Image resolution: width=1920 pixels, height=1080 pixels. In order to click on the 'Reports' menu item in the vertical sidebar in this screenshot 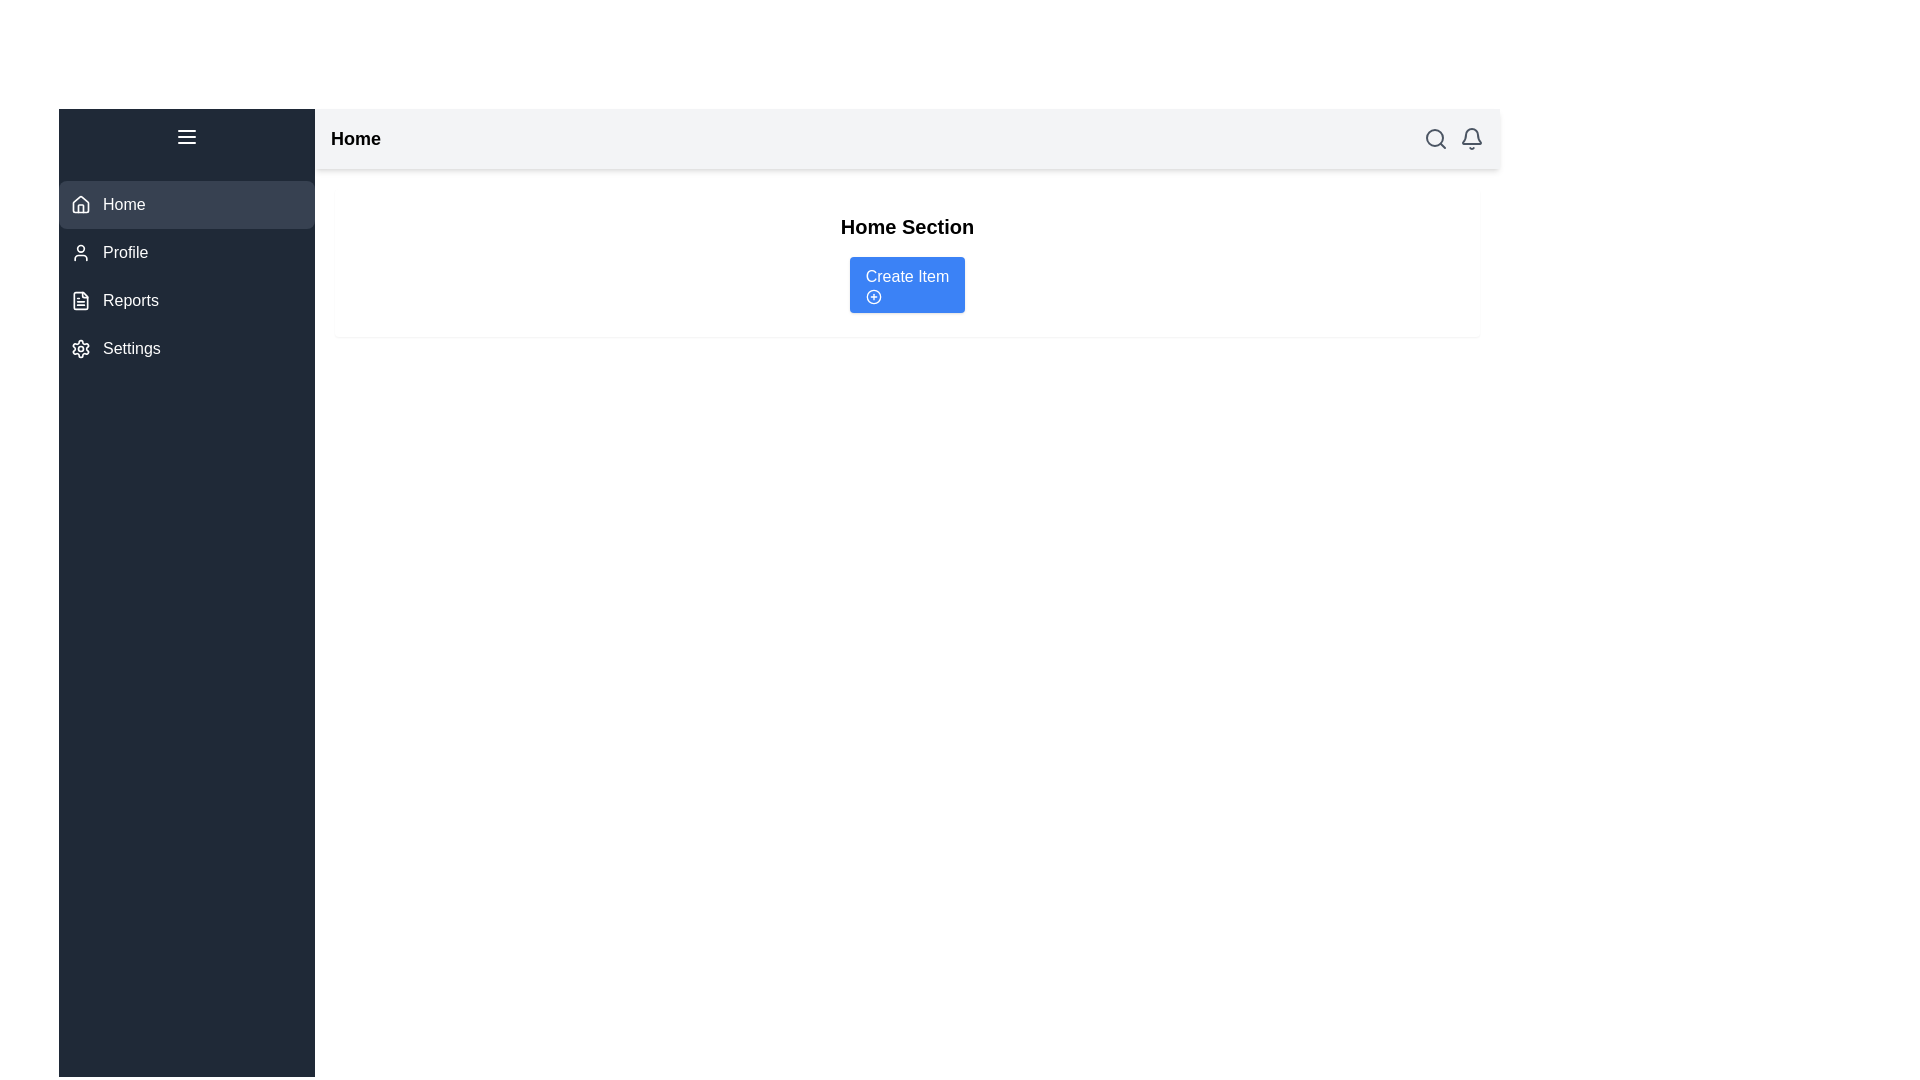, I will do `click(187, 277)`.